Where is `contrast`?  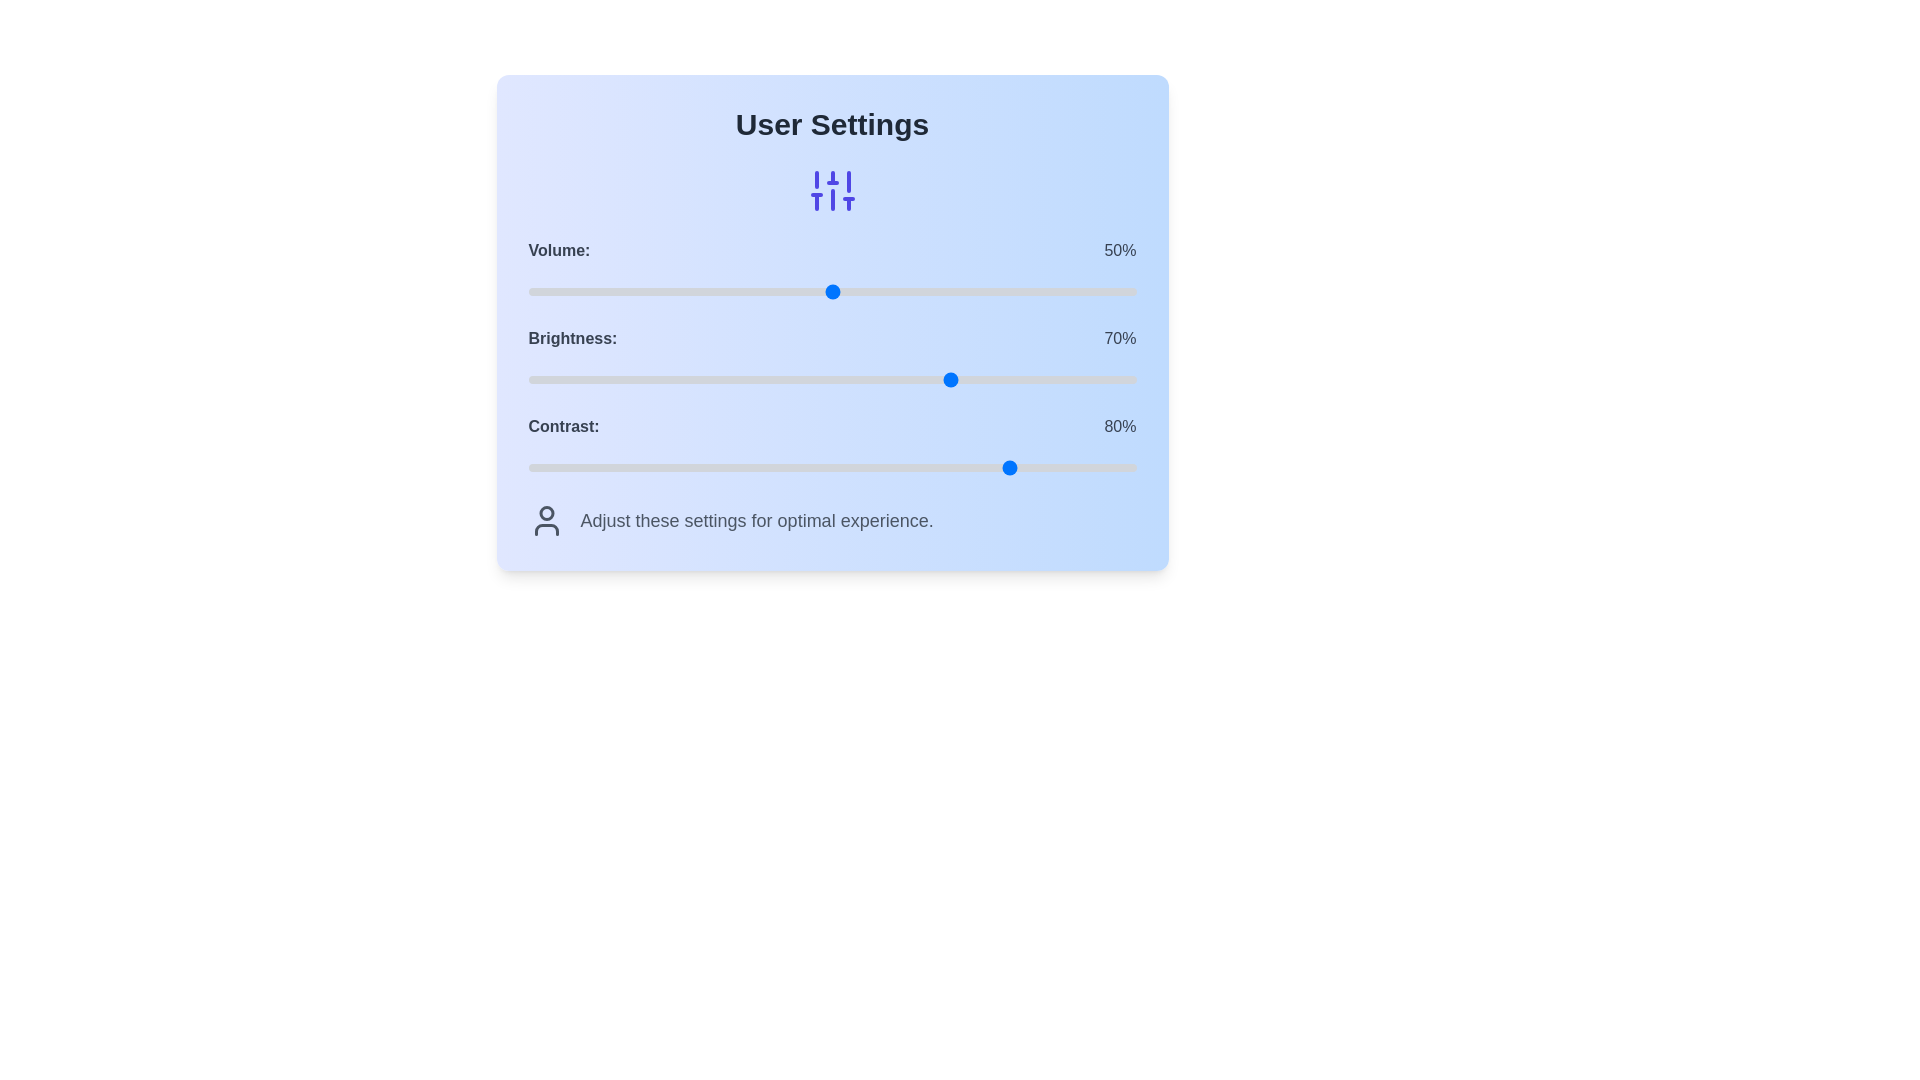
contrast is located at coordinates (540, 467).